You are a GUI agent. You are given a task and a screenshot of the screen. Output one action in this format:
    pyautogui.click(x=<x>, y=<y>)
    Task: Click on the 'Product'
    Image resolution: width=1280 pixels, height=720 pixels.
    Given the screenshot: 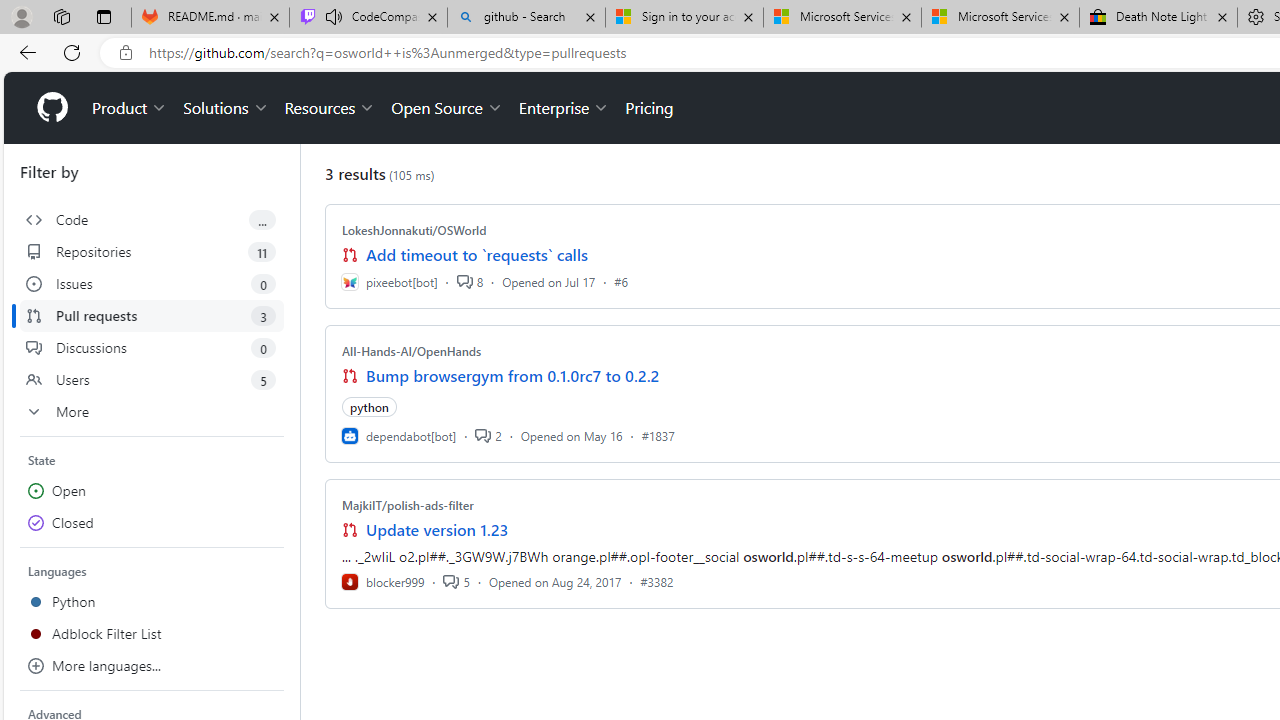 What is the action you would take?
    pyautogui.click(x=129, y=108)
    